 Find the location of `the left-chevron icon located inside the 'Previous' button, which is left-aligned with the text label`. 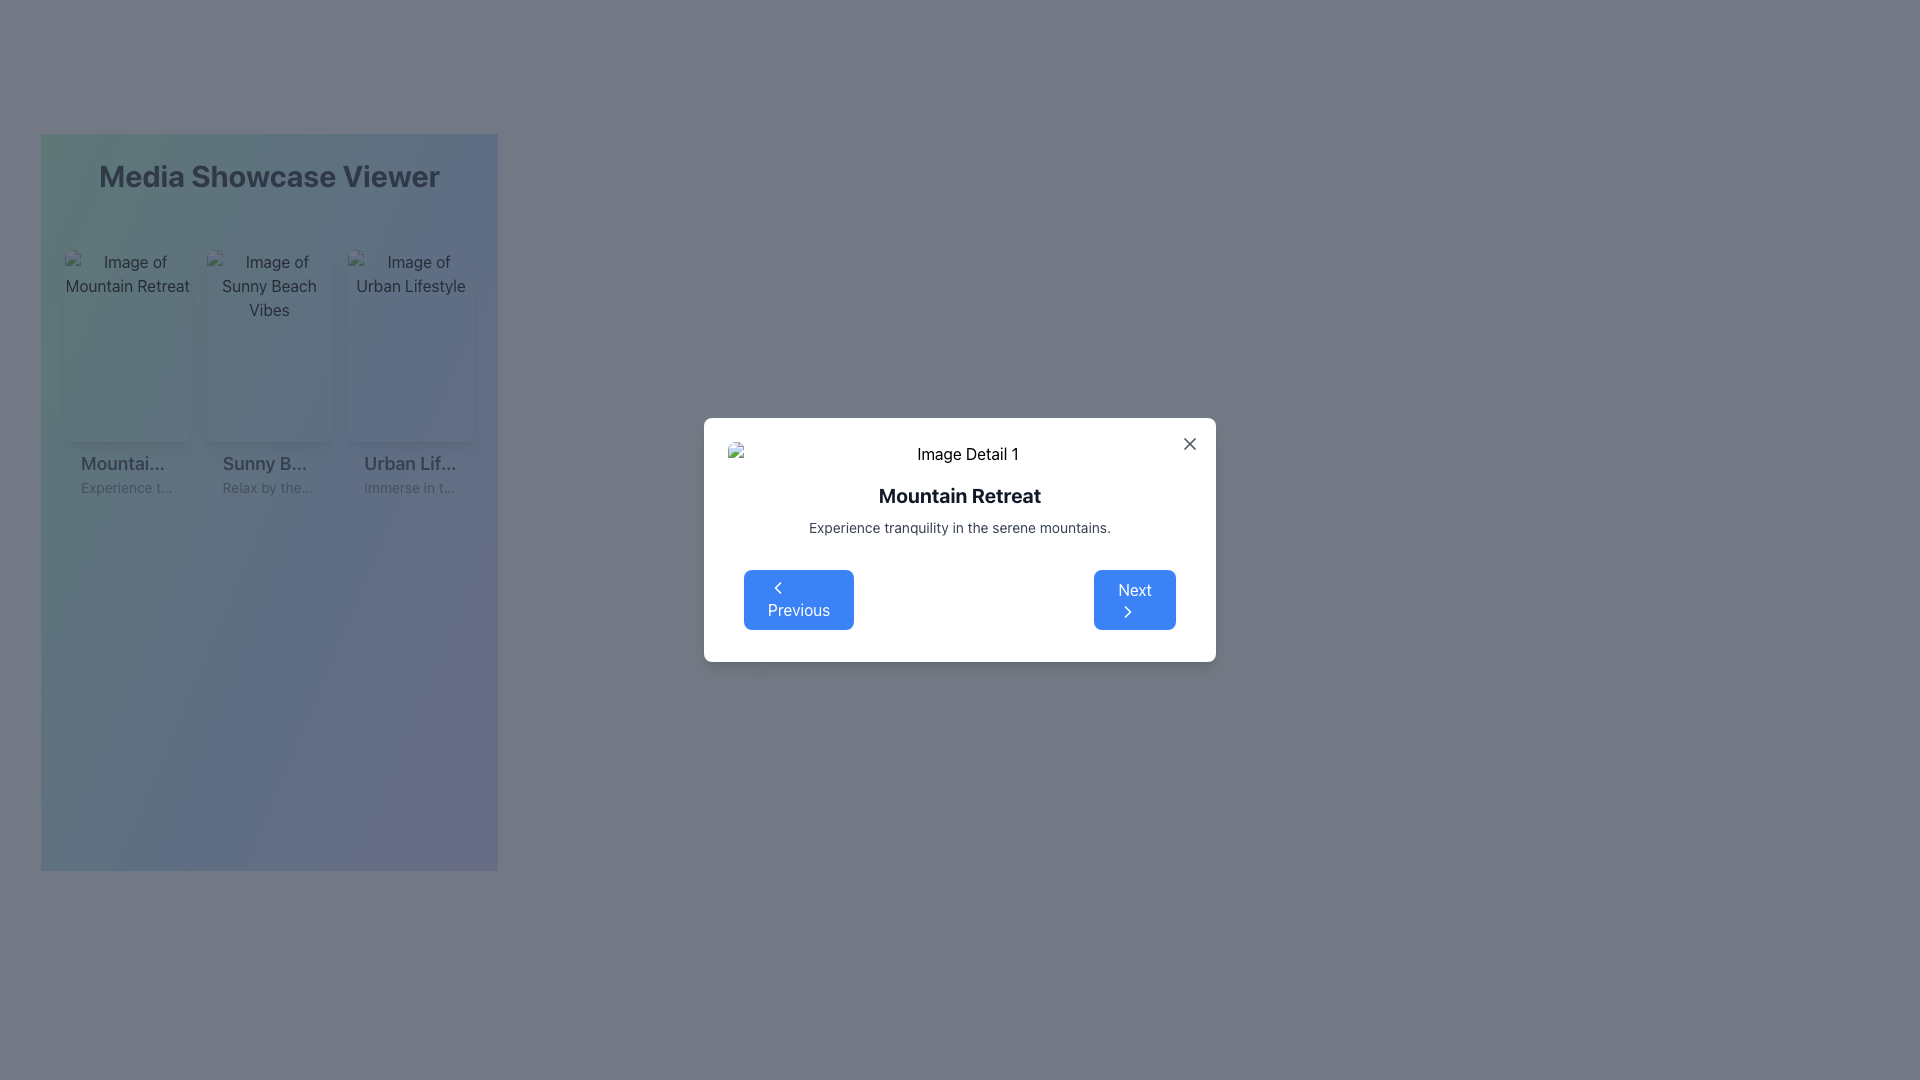

the left-chevron icon located inside the 'Previous' button, which is left-aligned with the text label is located at coordinates (776, 586).